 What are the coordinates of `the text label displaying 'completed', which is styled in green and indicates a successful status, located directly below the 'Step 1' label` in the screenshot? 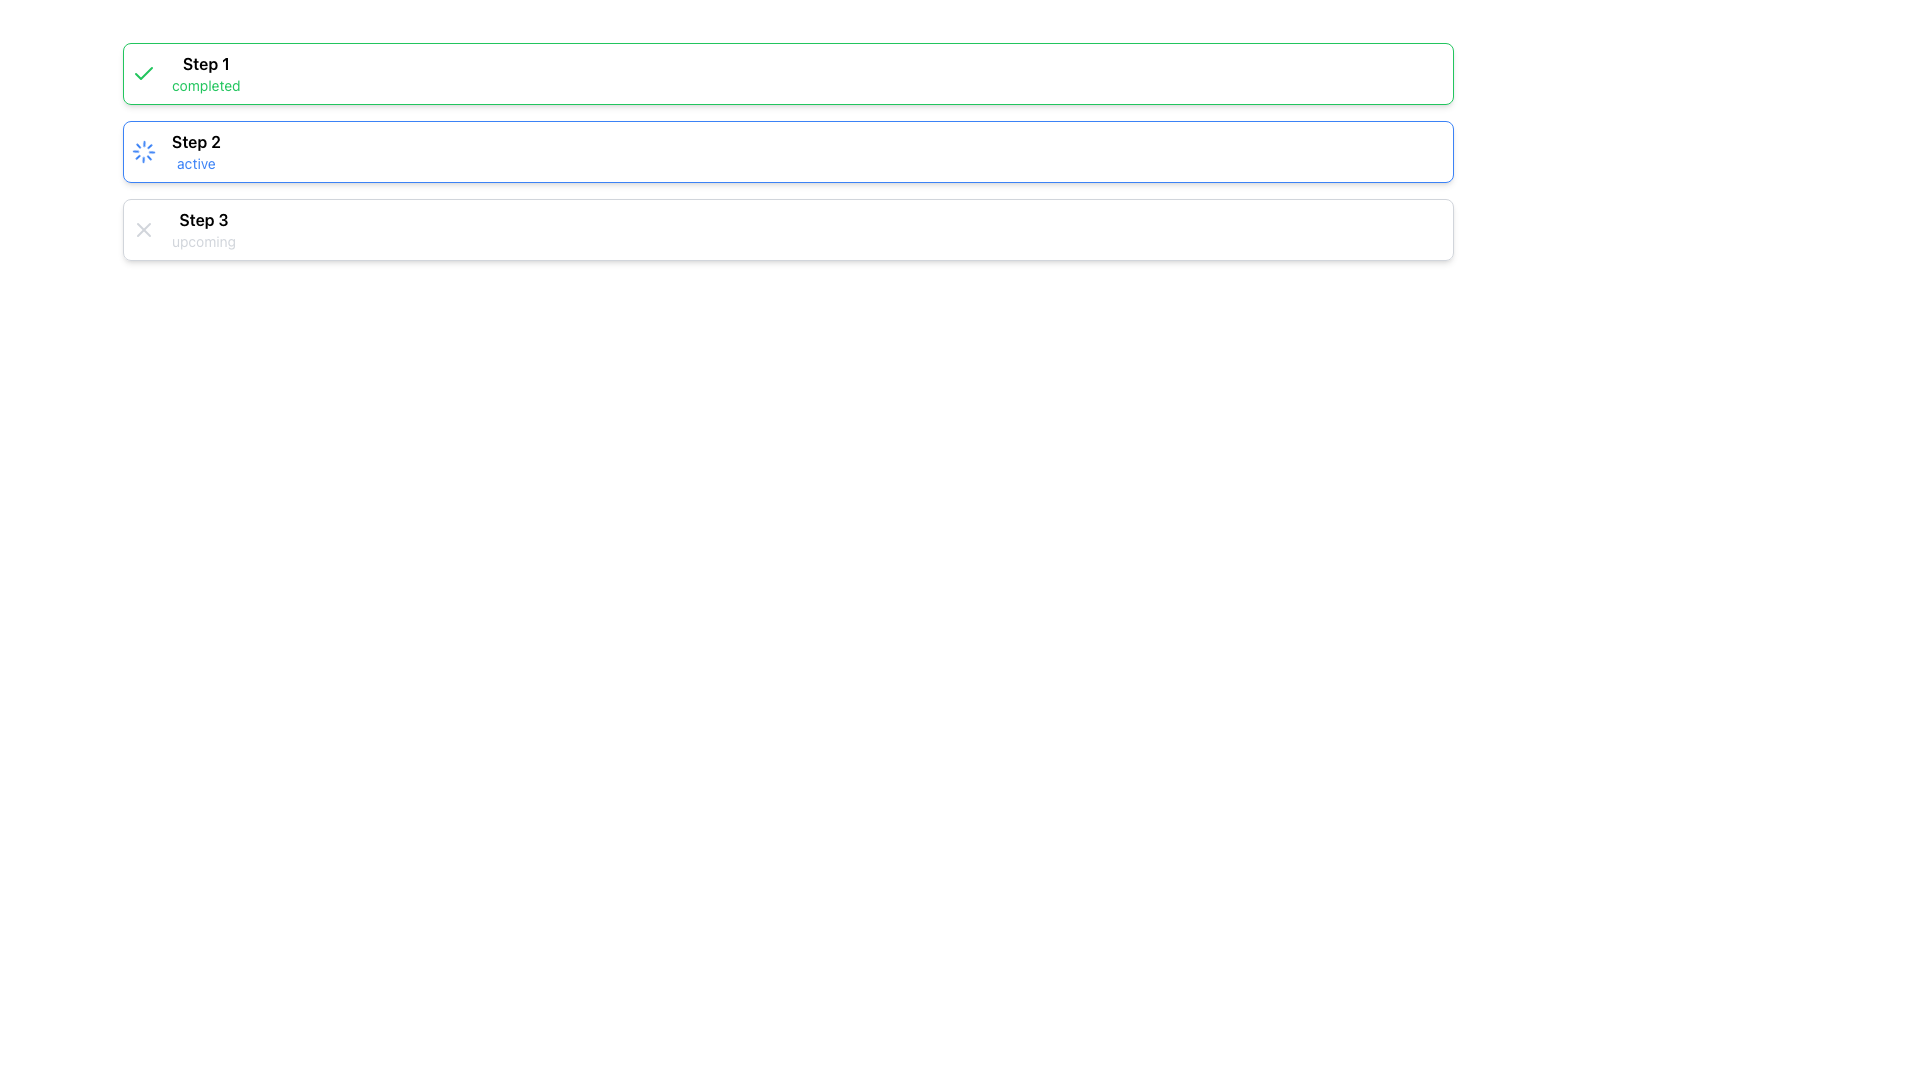 It's located at (206, 84).